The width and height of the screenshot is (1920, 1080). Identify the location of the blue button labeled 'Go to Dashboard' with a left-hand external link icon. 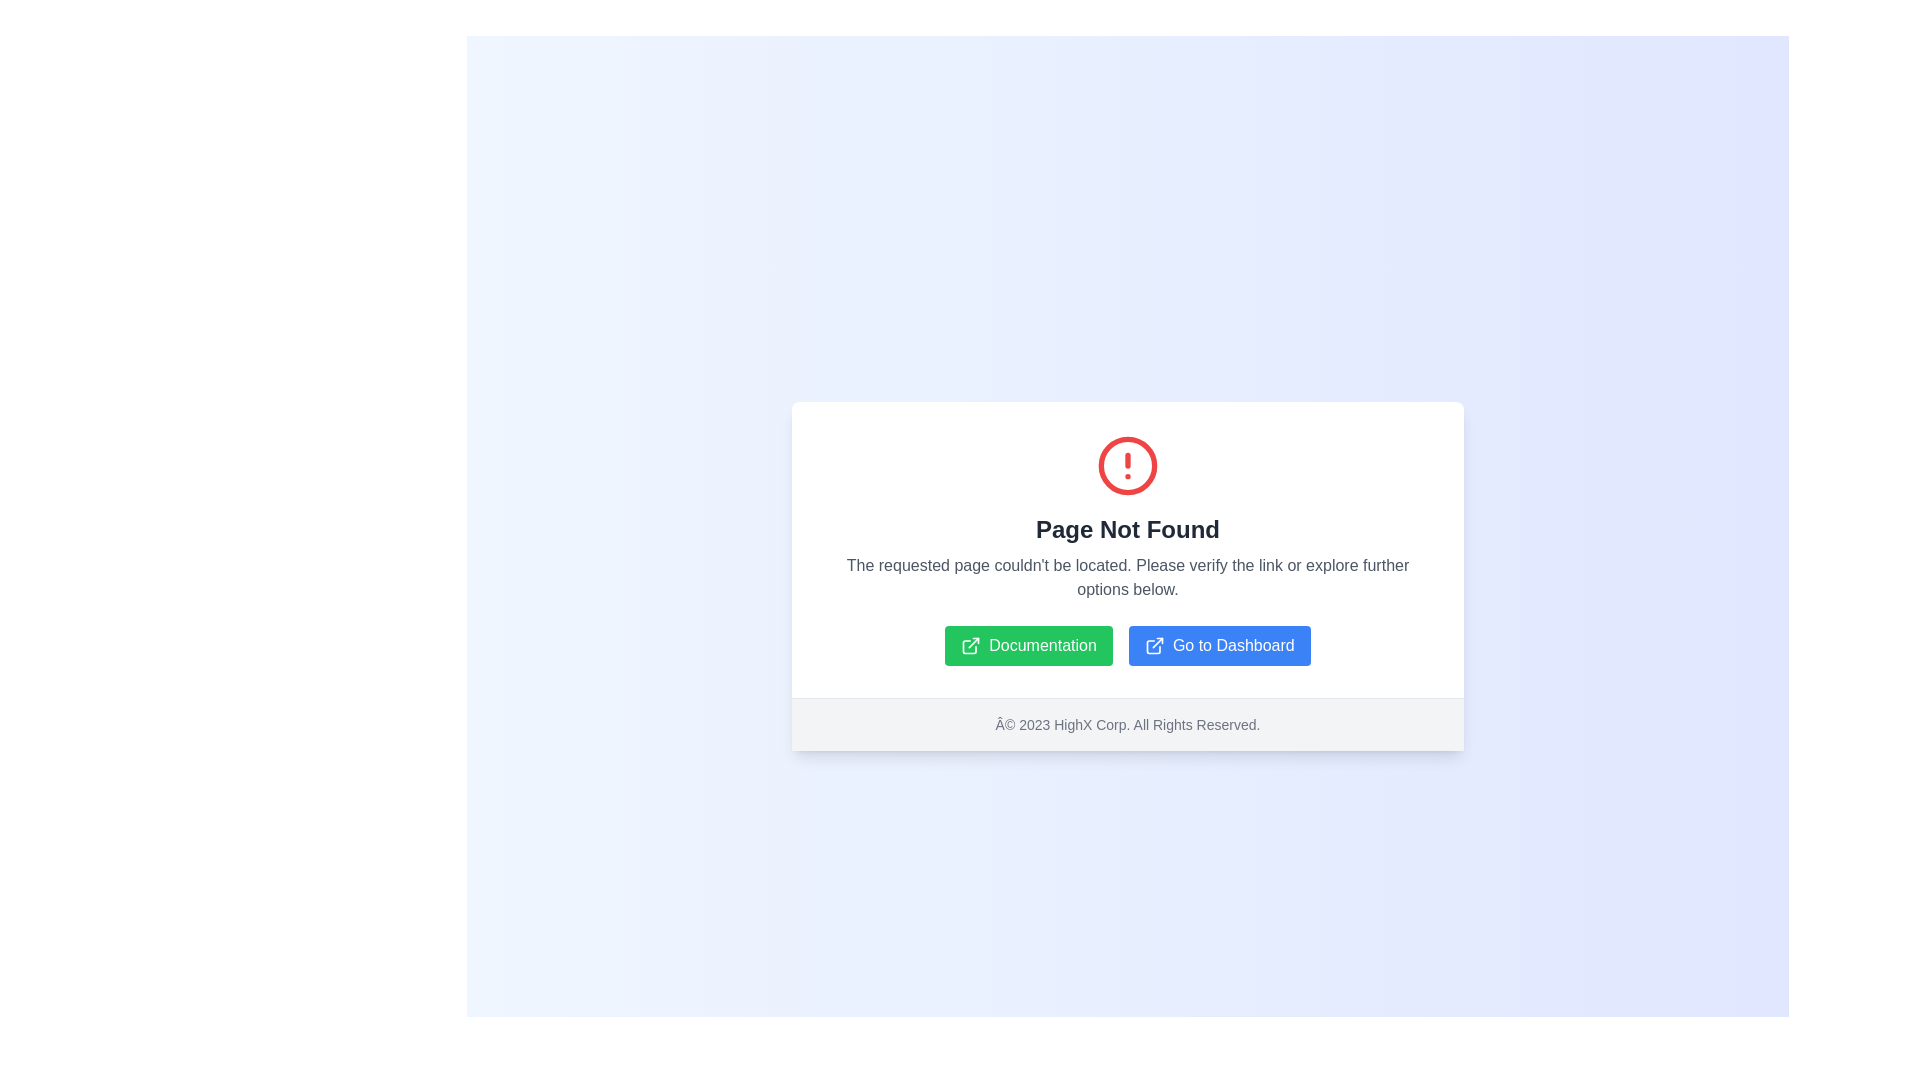
(1218, 645).